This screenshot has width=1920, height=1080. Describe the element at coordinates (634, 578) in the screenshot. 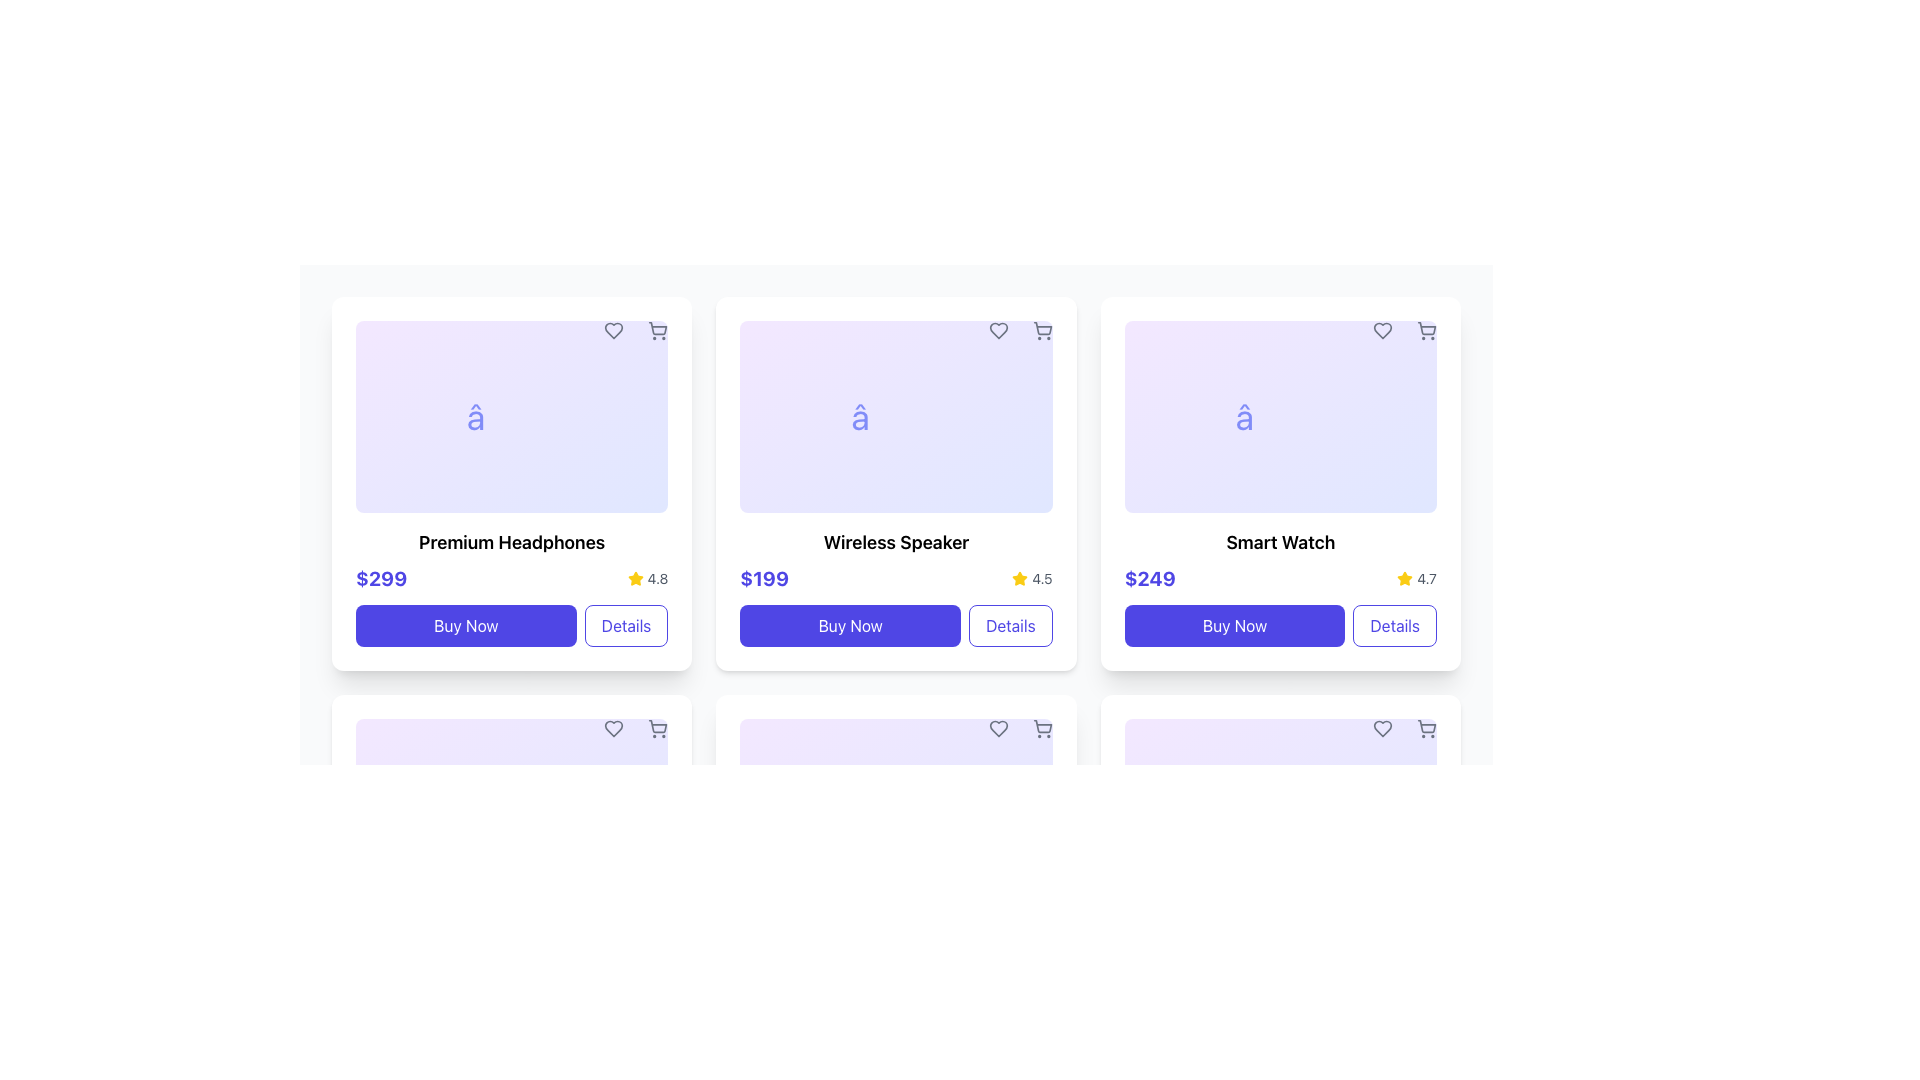

I see `the star icon representing the rating for the 'Premium Headphones' product, located in the upper-right part of the product card, adjacent to the text '4.8'` at that location.